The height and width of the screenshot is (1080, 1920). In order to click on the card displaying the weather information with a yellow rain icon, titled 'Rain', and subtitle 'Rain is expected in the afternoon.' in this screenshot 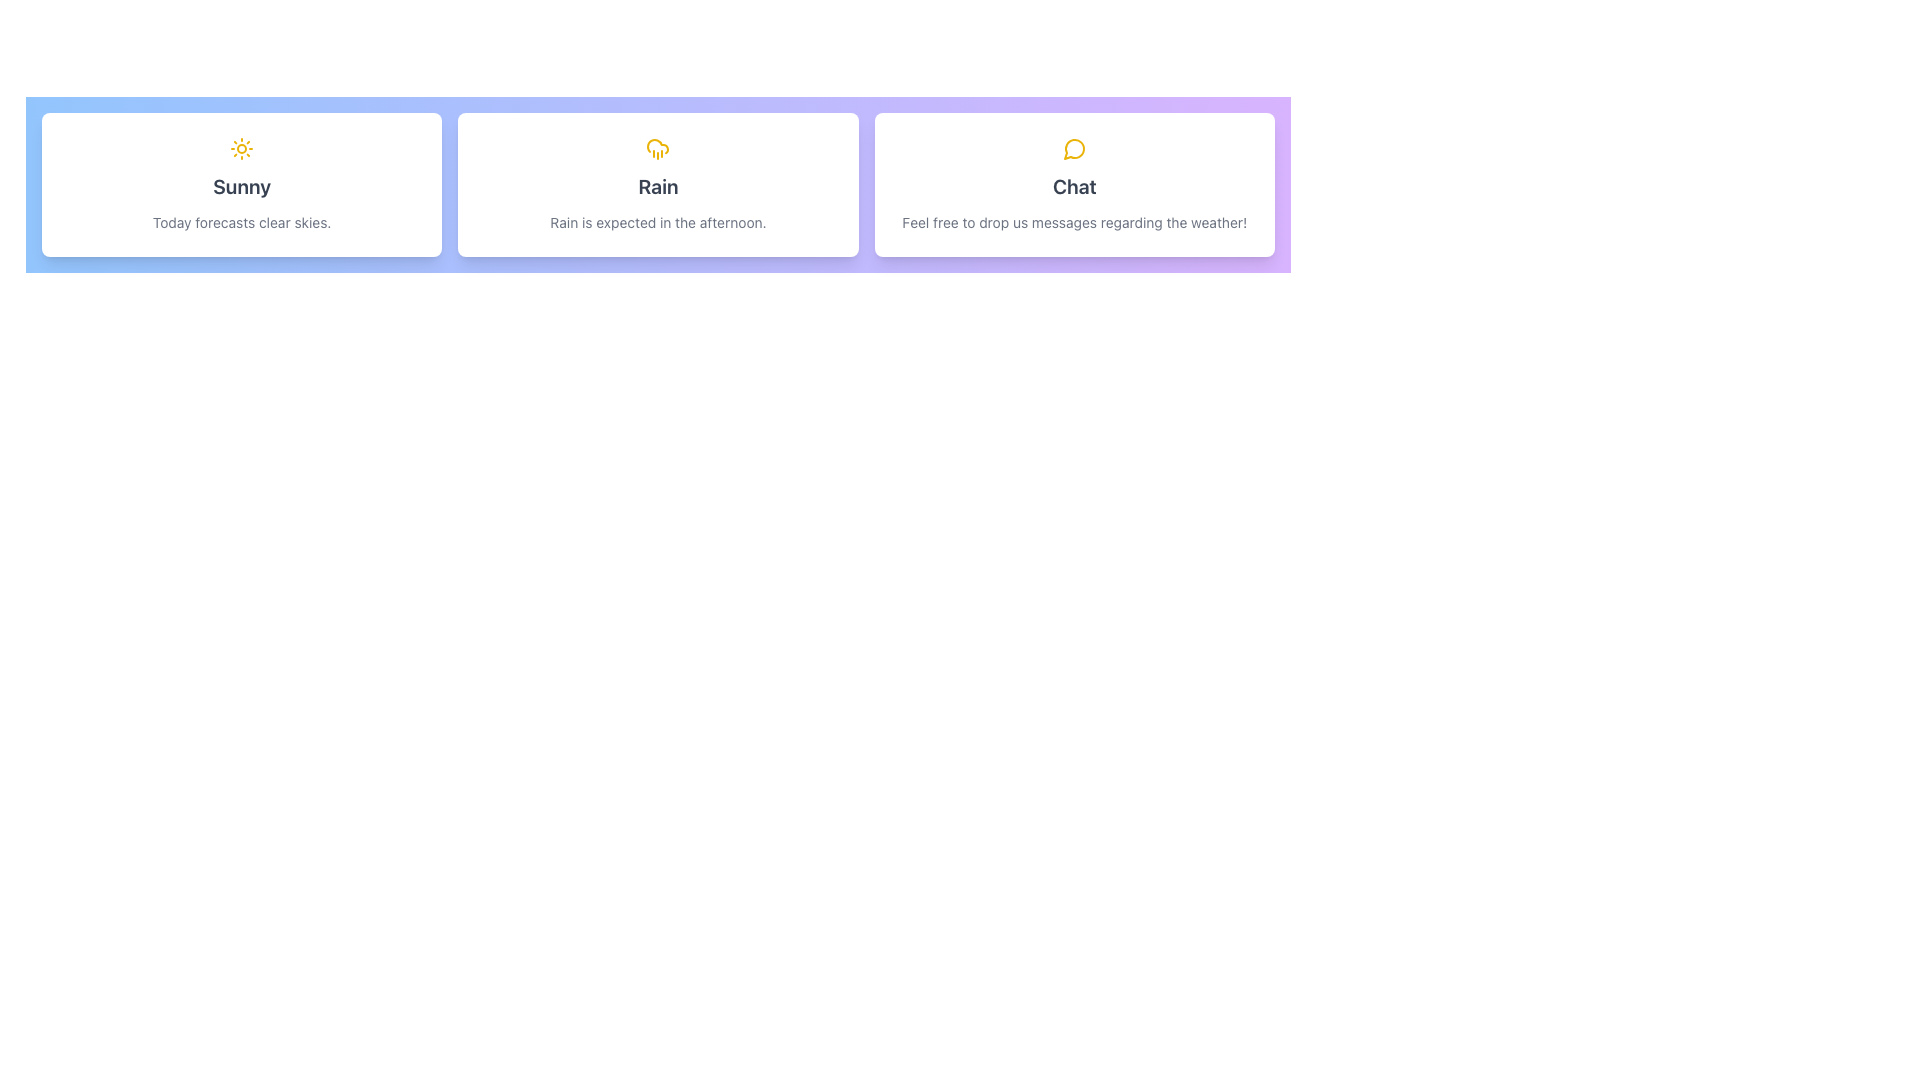, I will do `click(658, 185)`.